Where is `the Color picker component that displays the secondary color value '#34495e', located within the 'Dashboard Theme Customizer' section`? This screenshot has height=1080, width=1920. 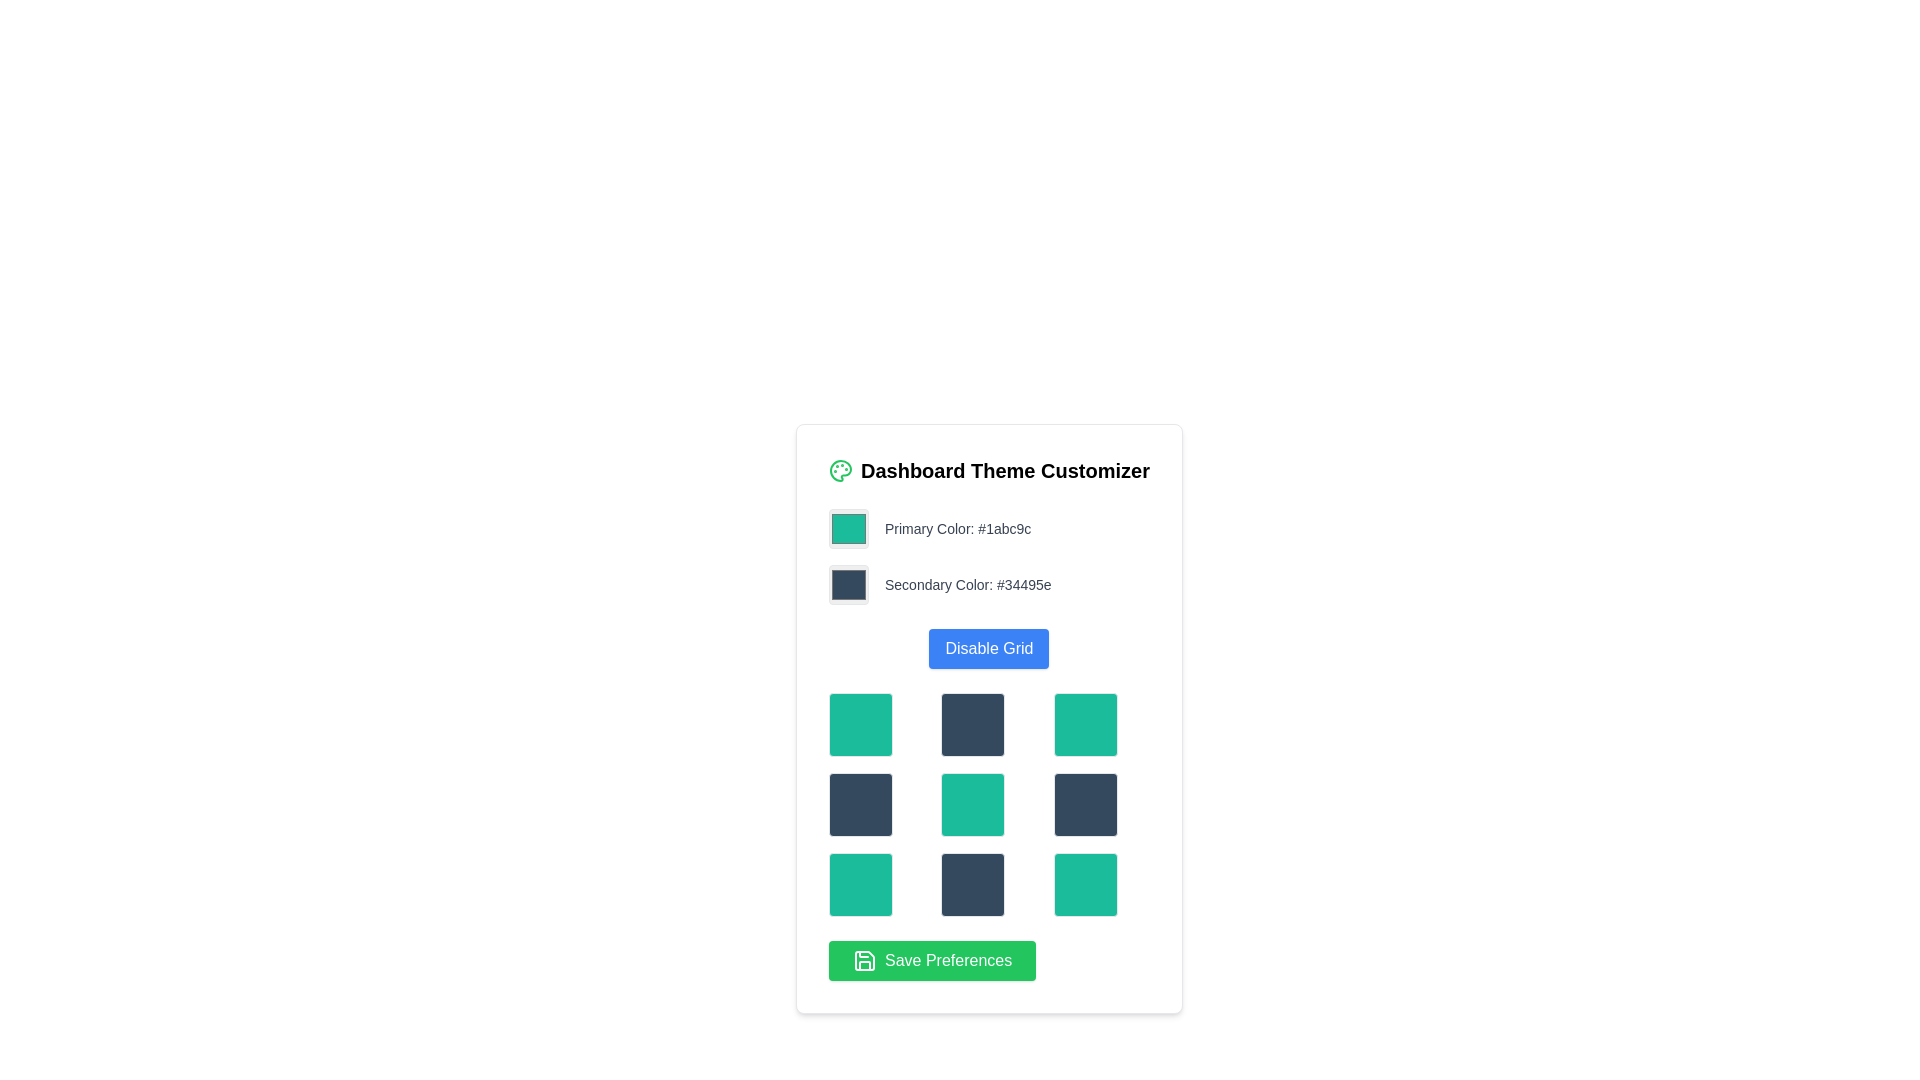 the Color picker component that displays the secondary color value '#34495e', located within the 'Dashboard Theme Customizer' section is located at coordinates (989, 585).